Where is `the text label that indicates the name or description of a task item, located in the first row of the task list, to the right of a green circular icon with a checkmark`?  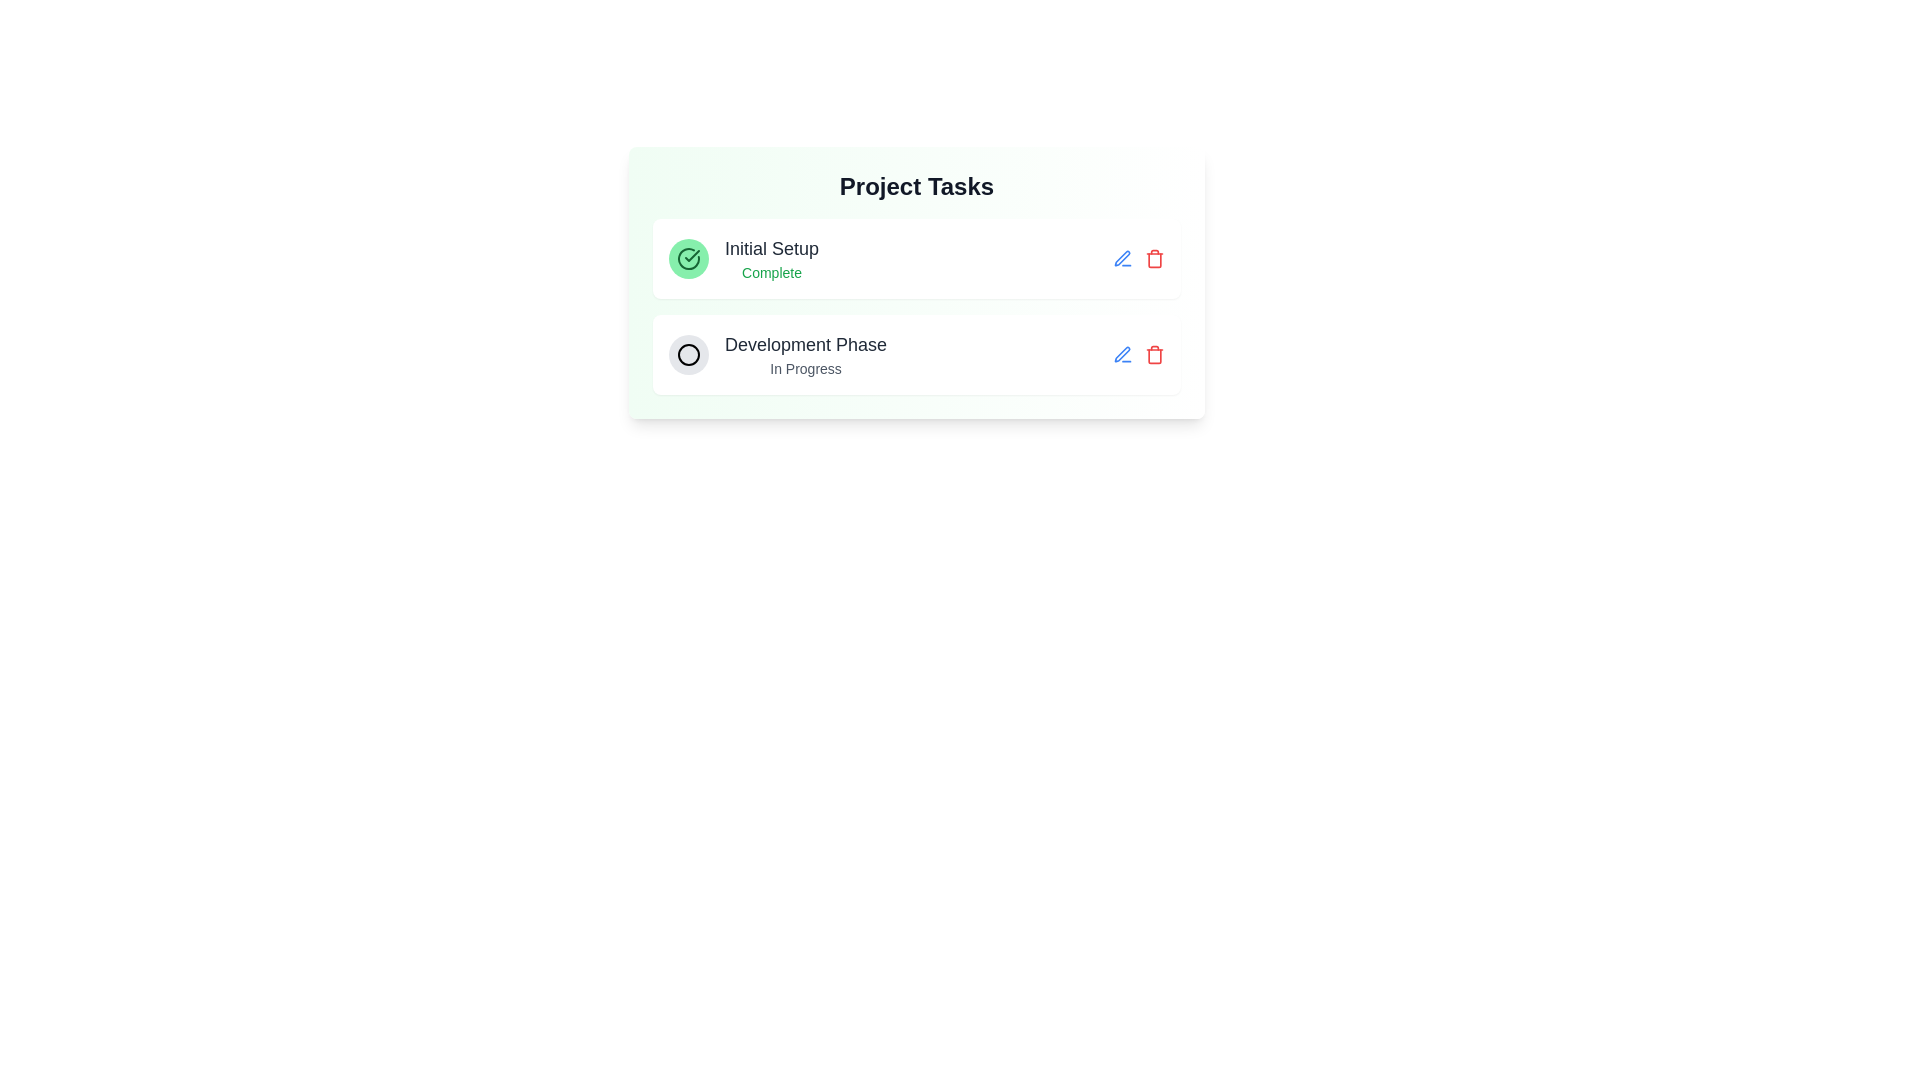 the text label that indicates the name or description of a task item, located in the first row of the task list, to the right of a green circular icon with a checkmark is located at coordinates (771, 248).